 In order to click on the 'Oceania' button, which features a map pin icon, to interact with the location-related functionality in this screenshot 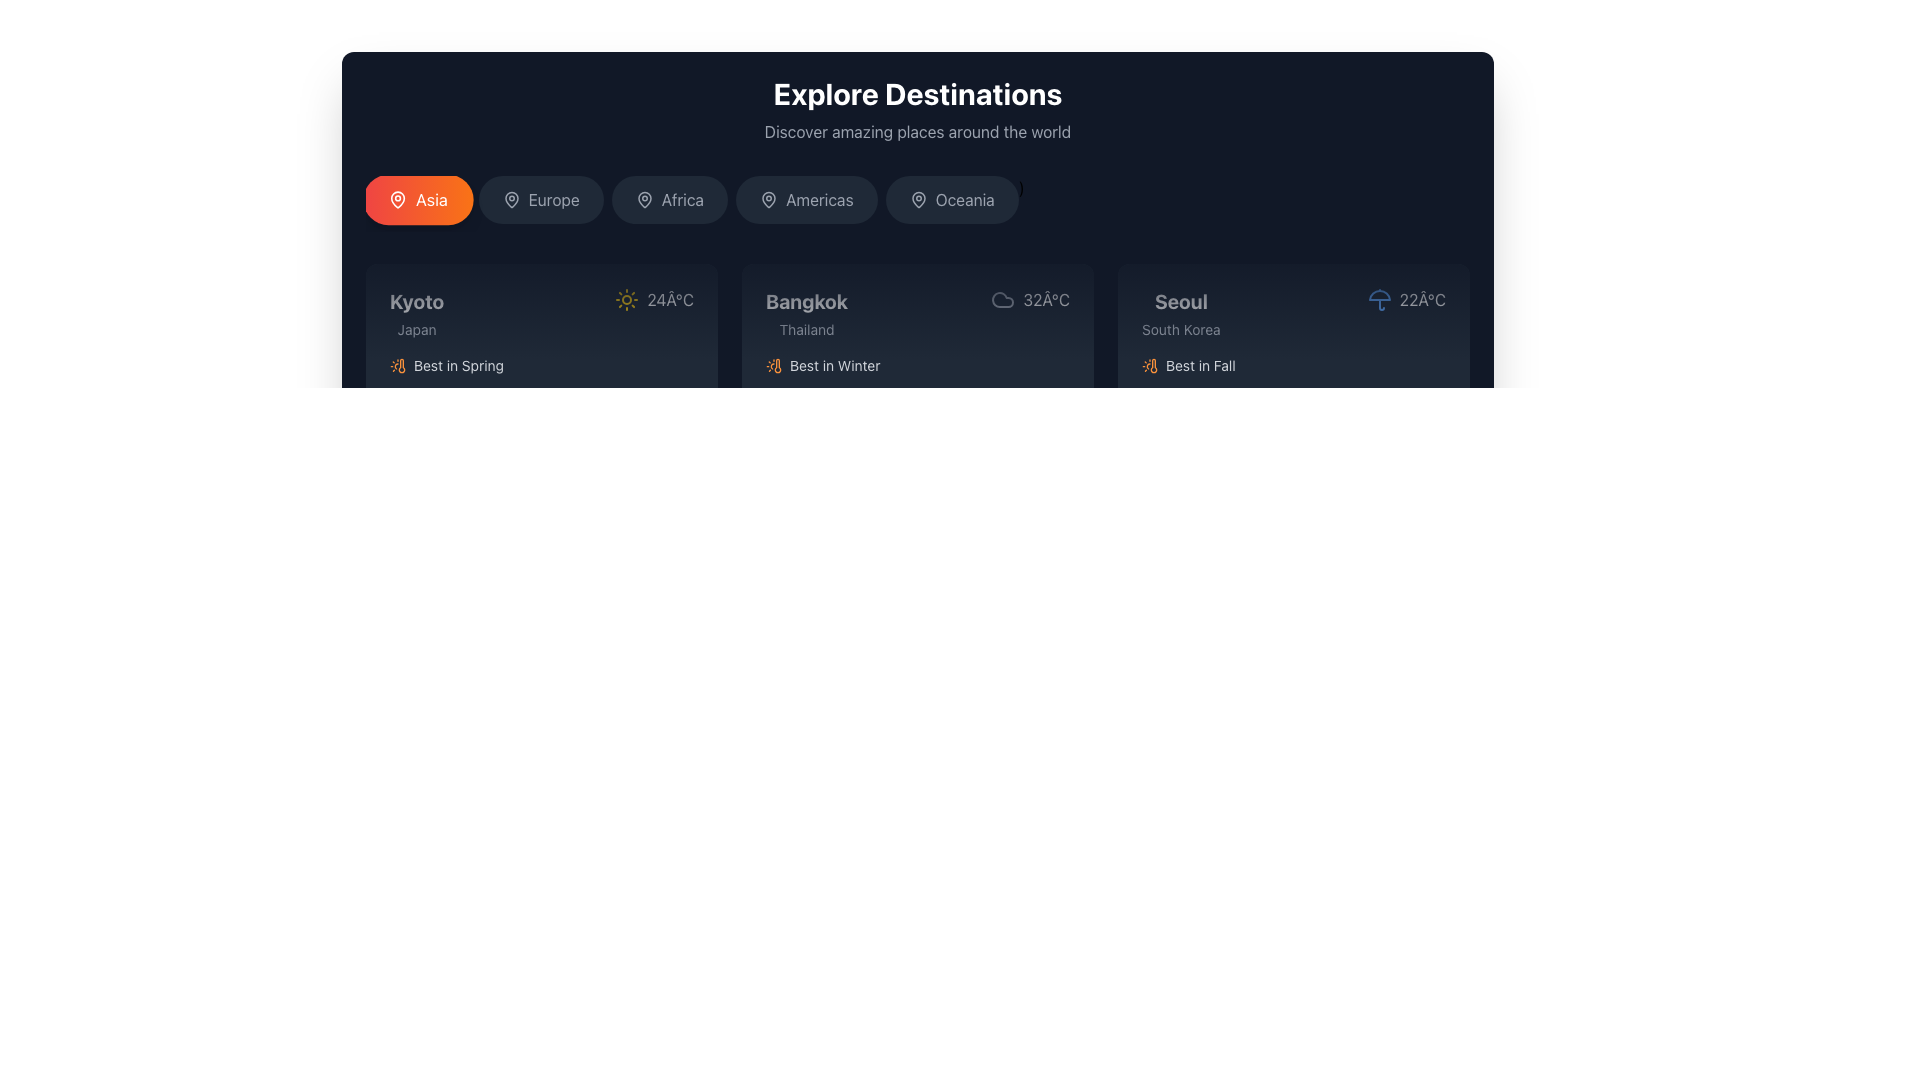, I will do `click(917, 200)`.